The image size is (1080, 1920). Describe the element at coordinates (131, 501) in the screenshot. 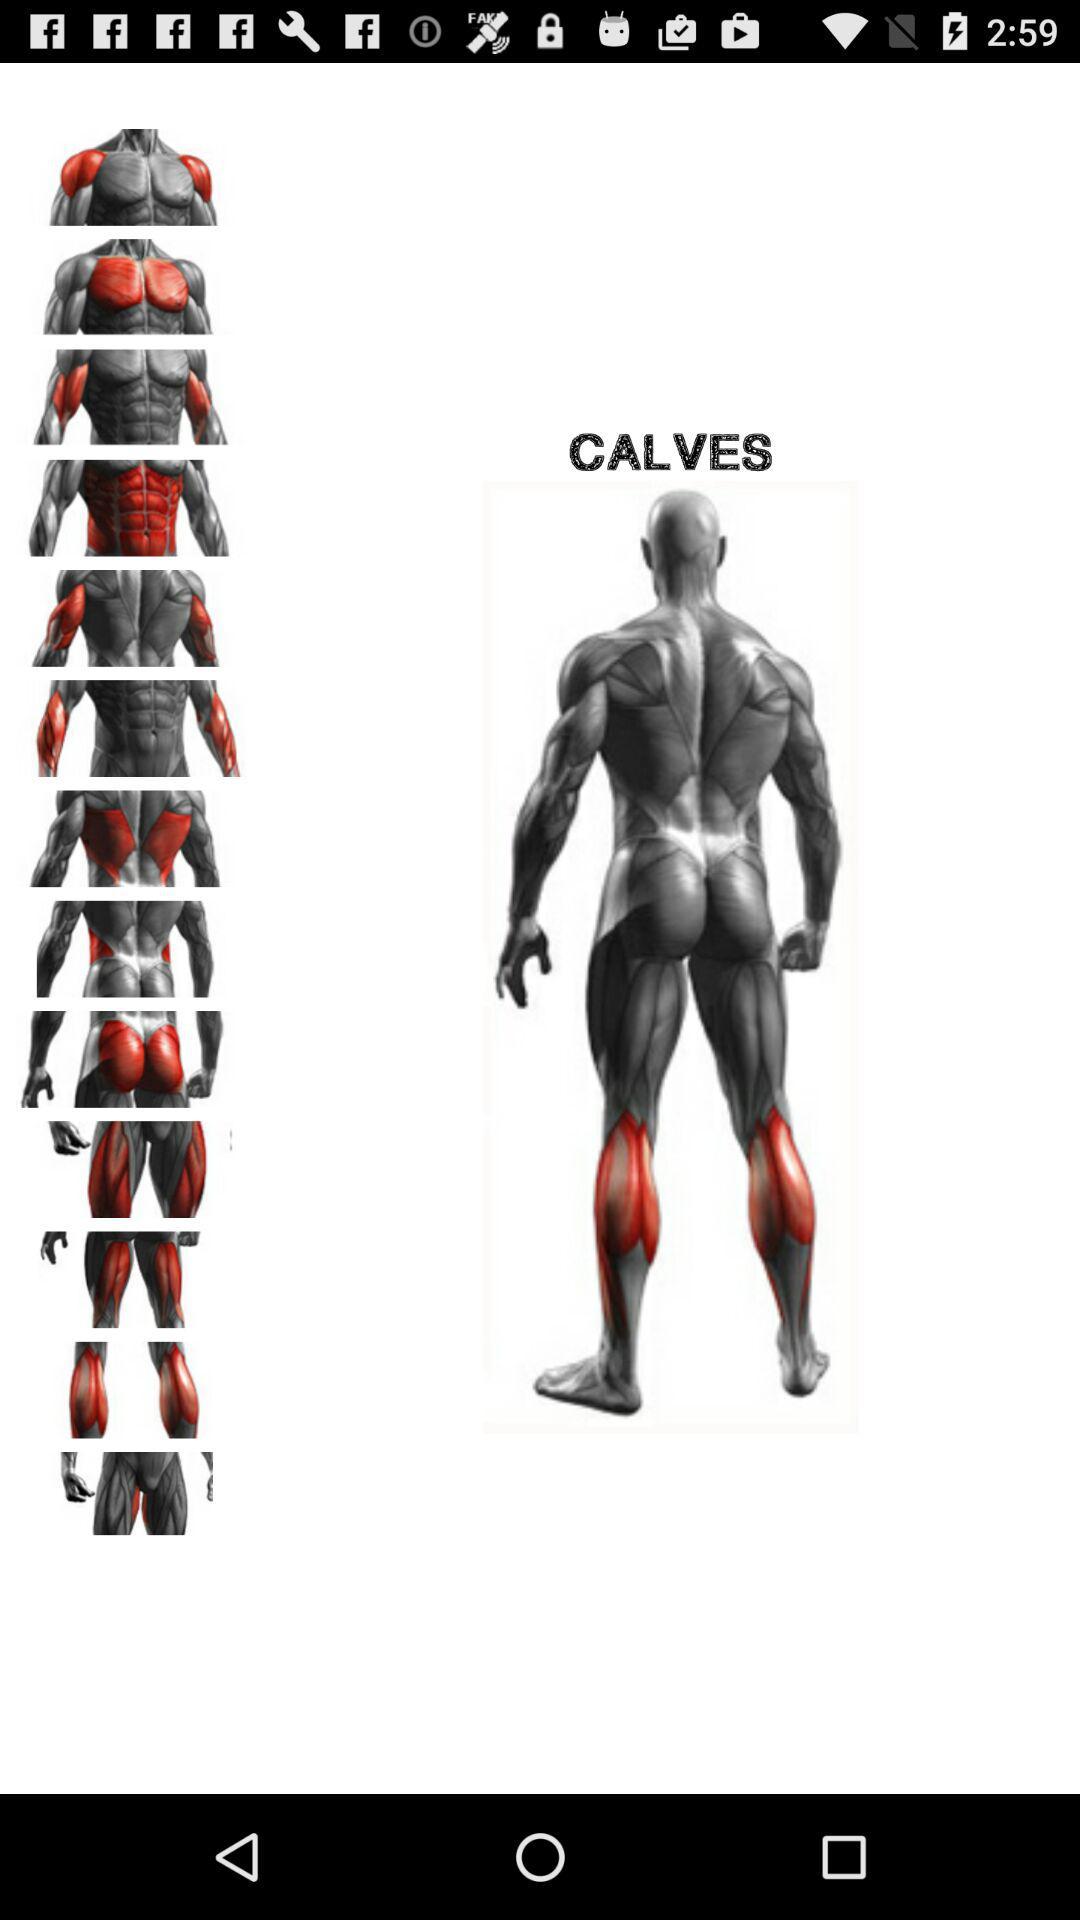

I see `see ab exercises` at that location.